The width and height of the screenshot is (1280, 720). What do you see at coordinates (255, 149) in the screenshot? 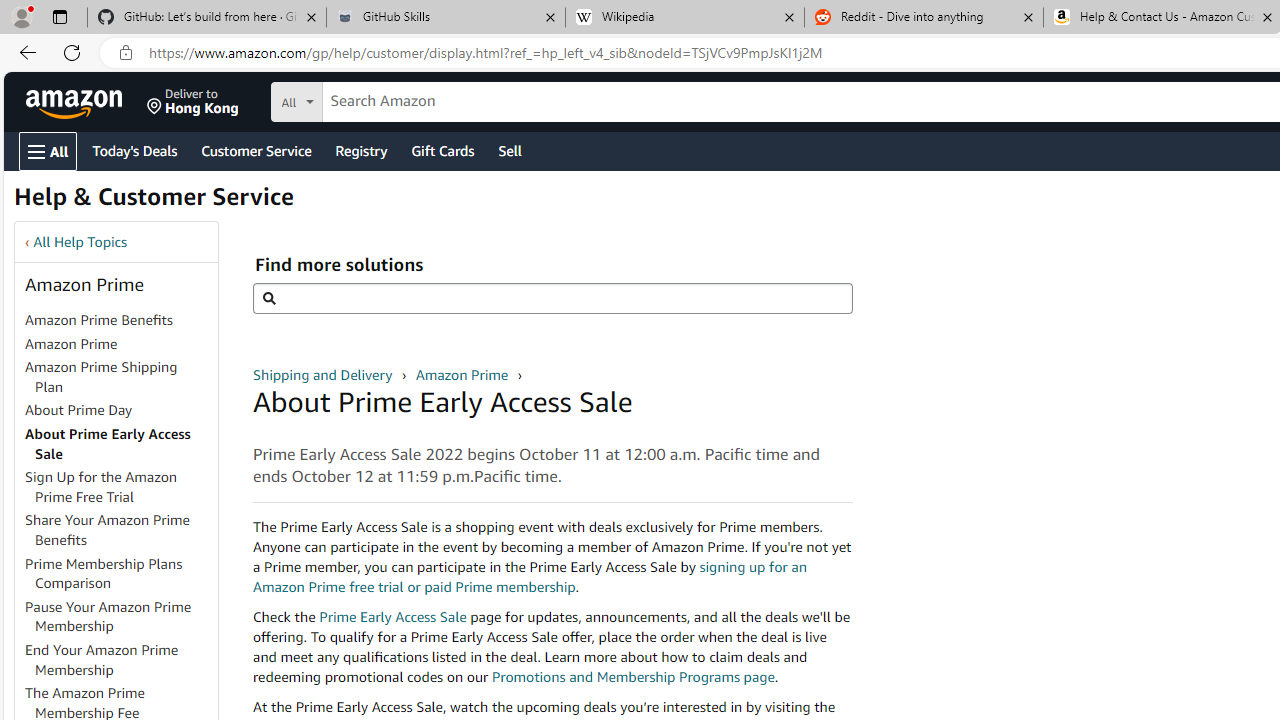
I see `'Customer Service'` at bounding box center [255, 149].